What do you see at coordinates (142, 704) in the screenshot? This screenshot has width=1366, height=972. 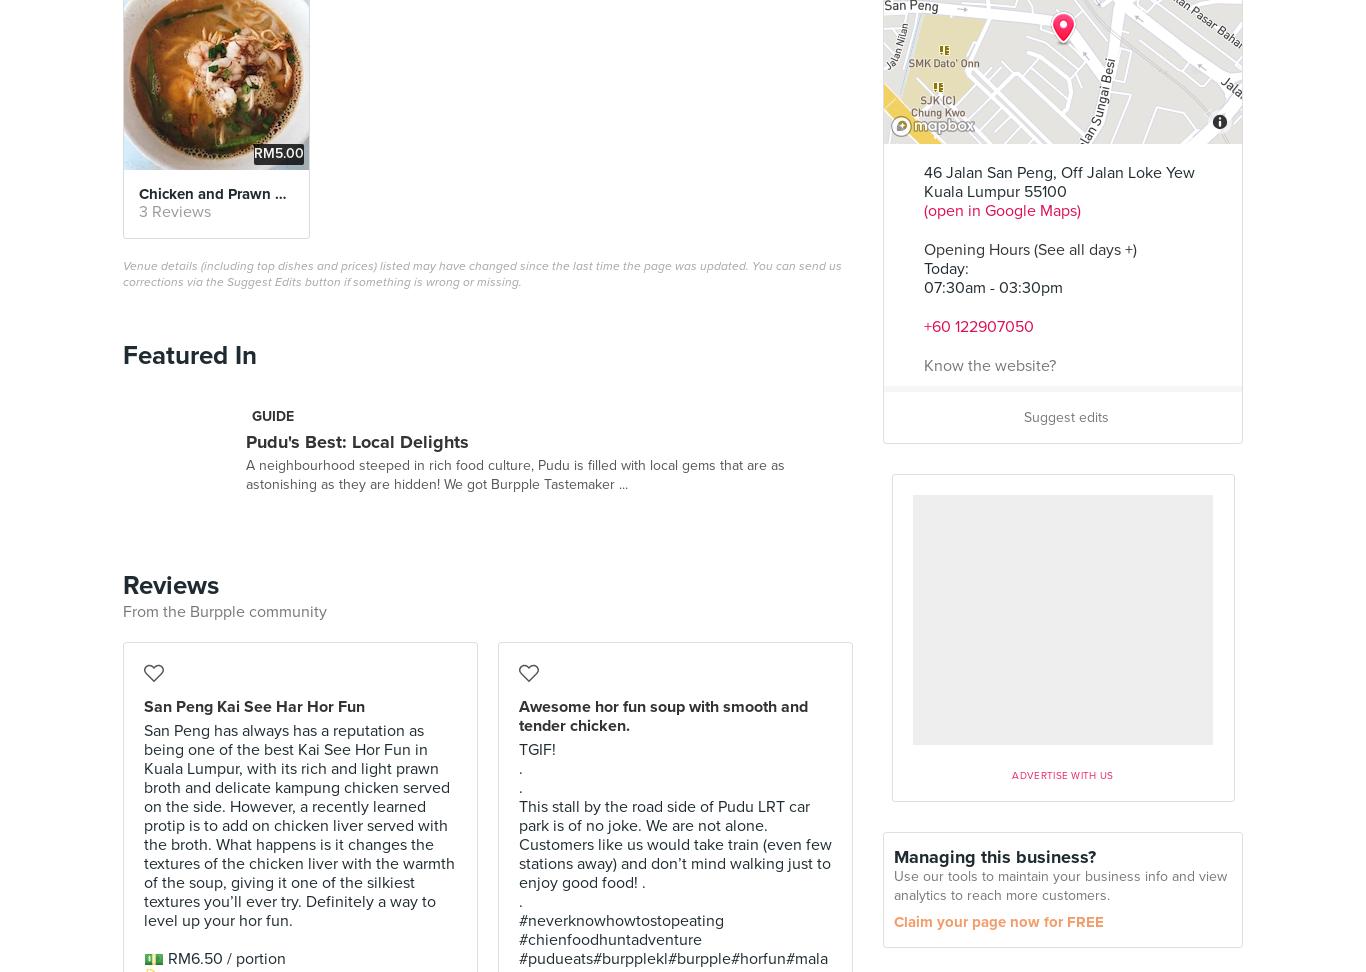 I see `'San Peng Kai See Har Hor Fun'` at bounding box center [142, 704].